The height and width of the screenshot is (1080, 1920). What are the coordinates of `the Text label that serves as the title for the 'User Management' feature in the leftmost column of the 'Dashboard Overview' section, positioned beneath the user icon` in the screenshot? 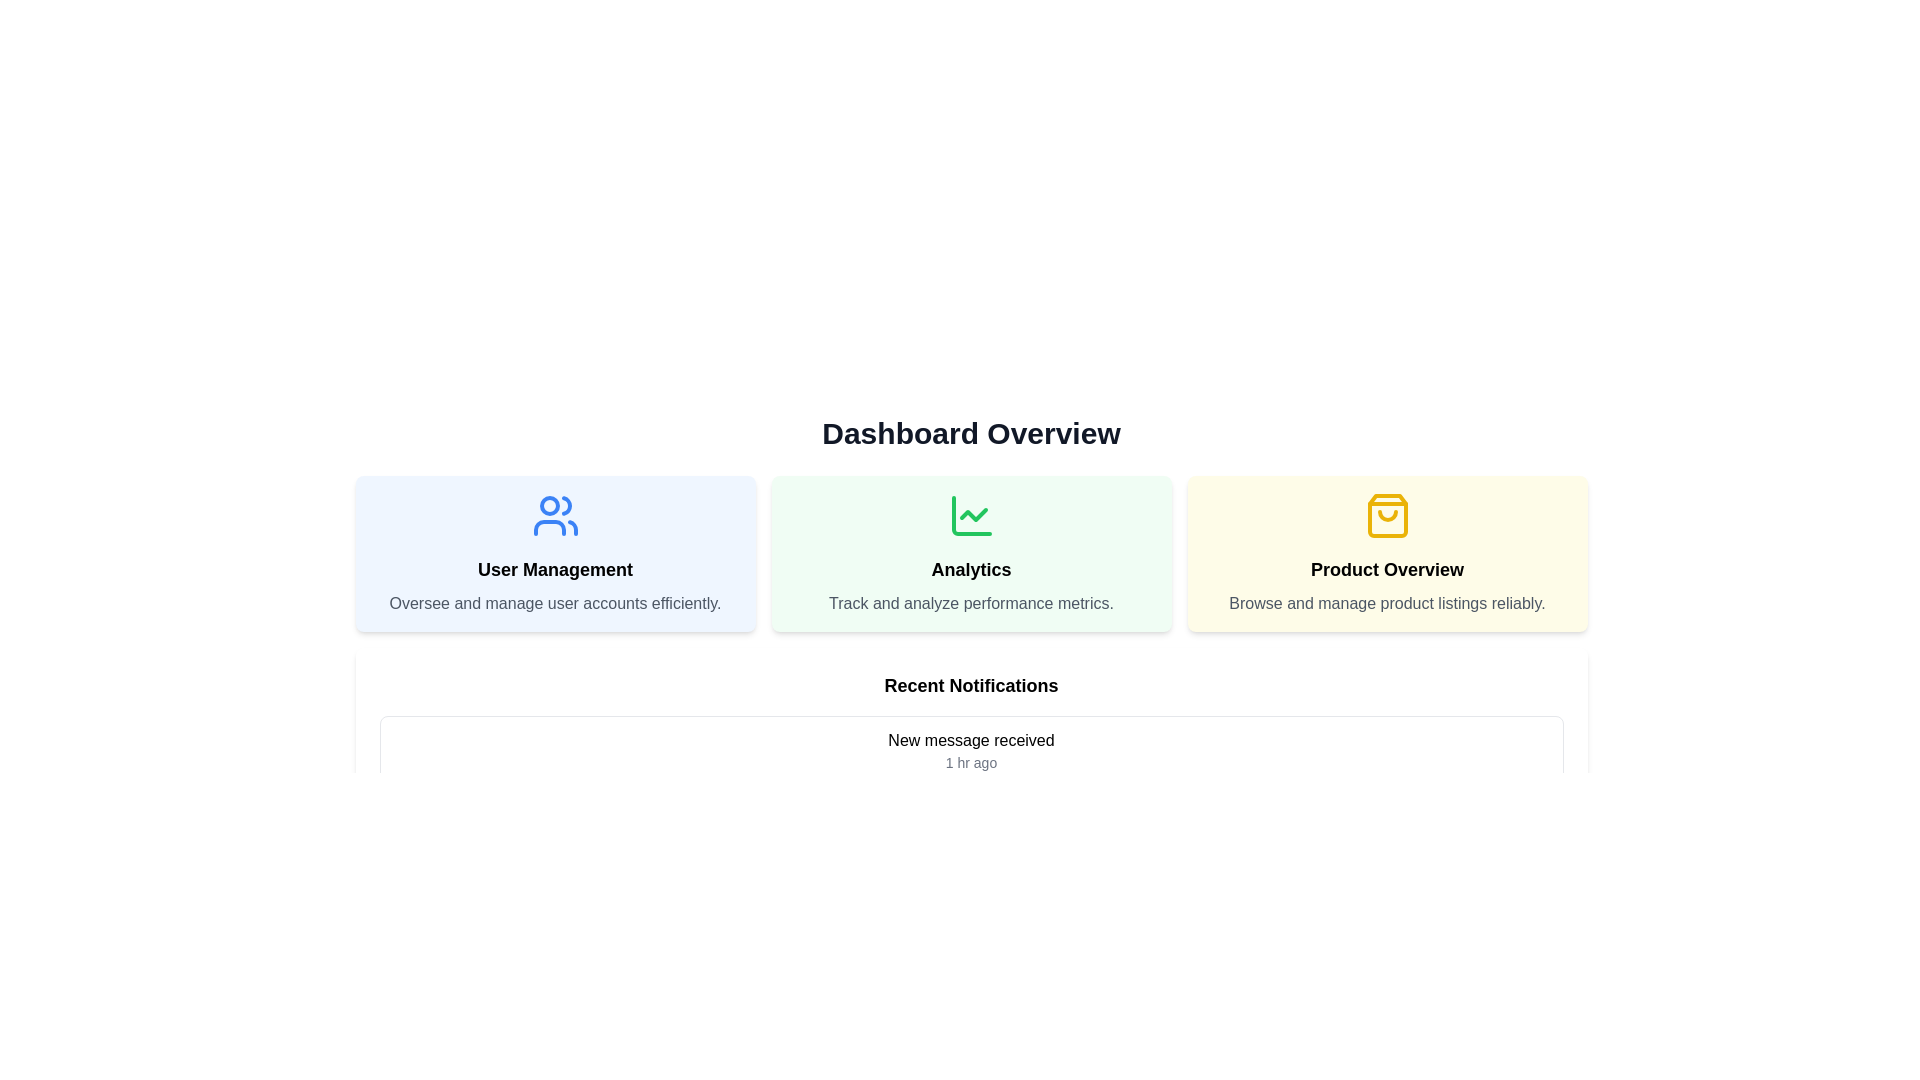 It's located at (555, 570).